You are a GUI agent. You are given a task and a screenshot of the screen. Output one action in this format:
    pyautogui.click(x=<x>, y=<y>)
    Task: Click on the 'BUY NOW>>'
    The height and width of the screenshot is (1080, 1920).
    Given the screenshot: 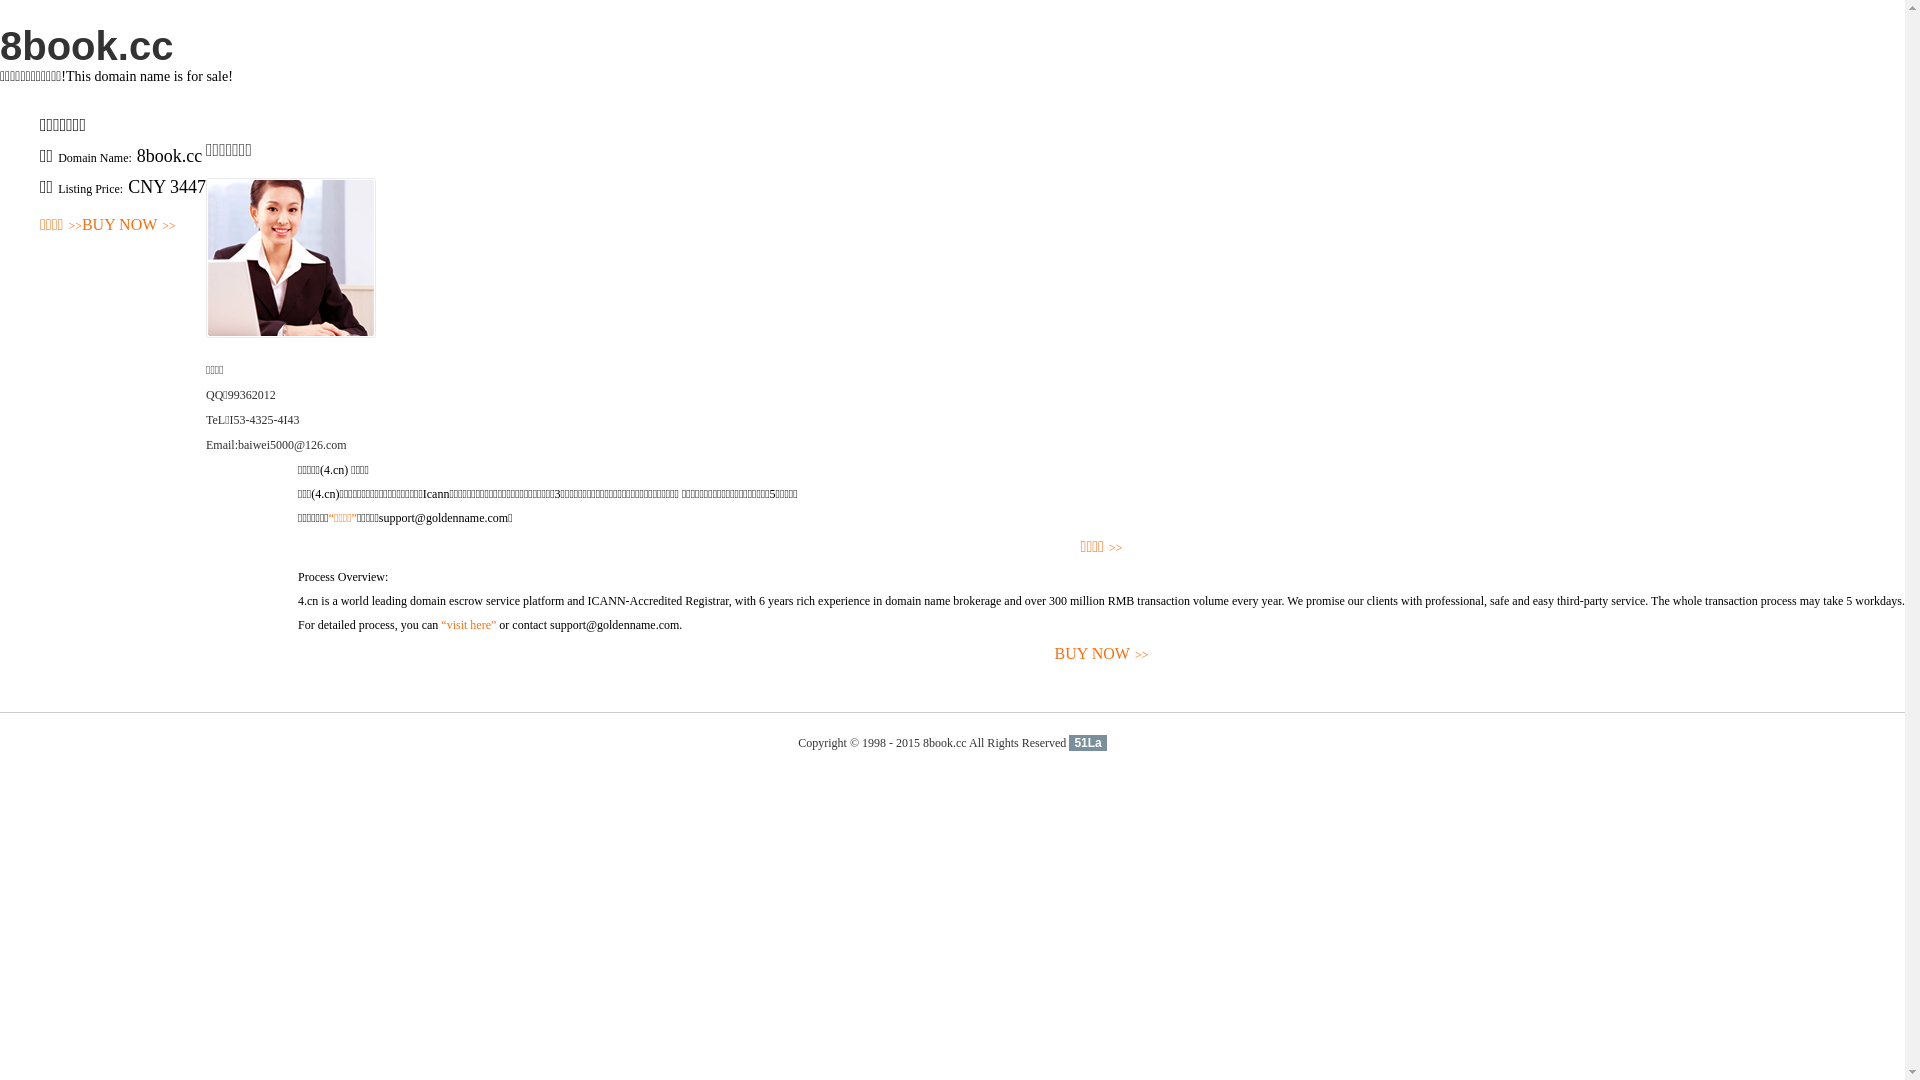 What is the action you would take?
    pyautogui.click(x=128, y=225)
    